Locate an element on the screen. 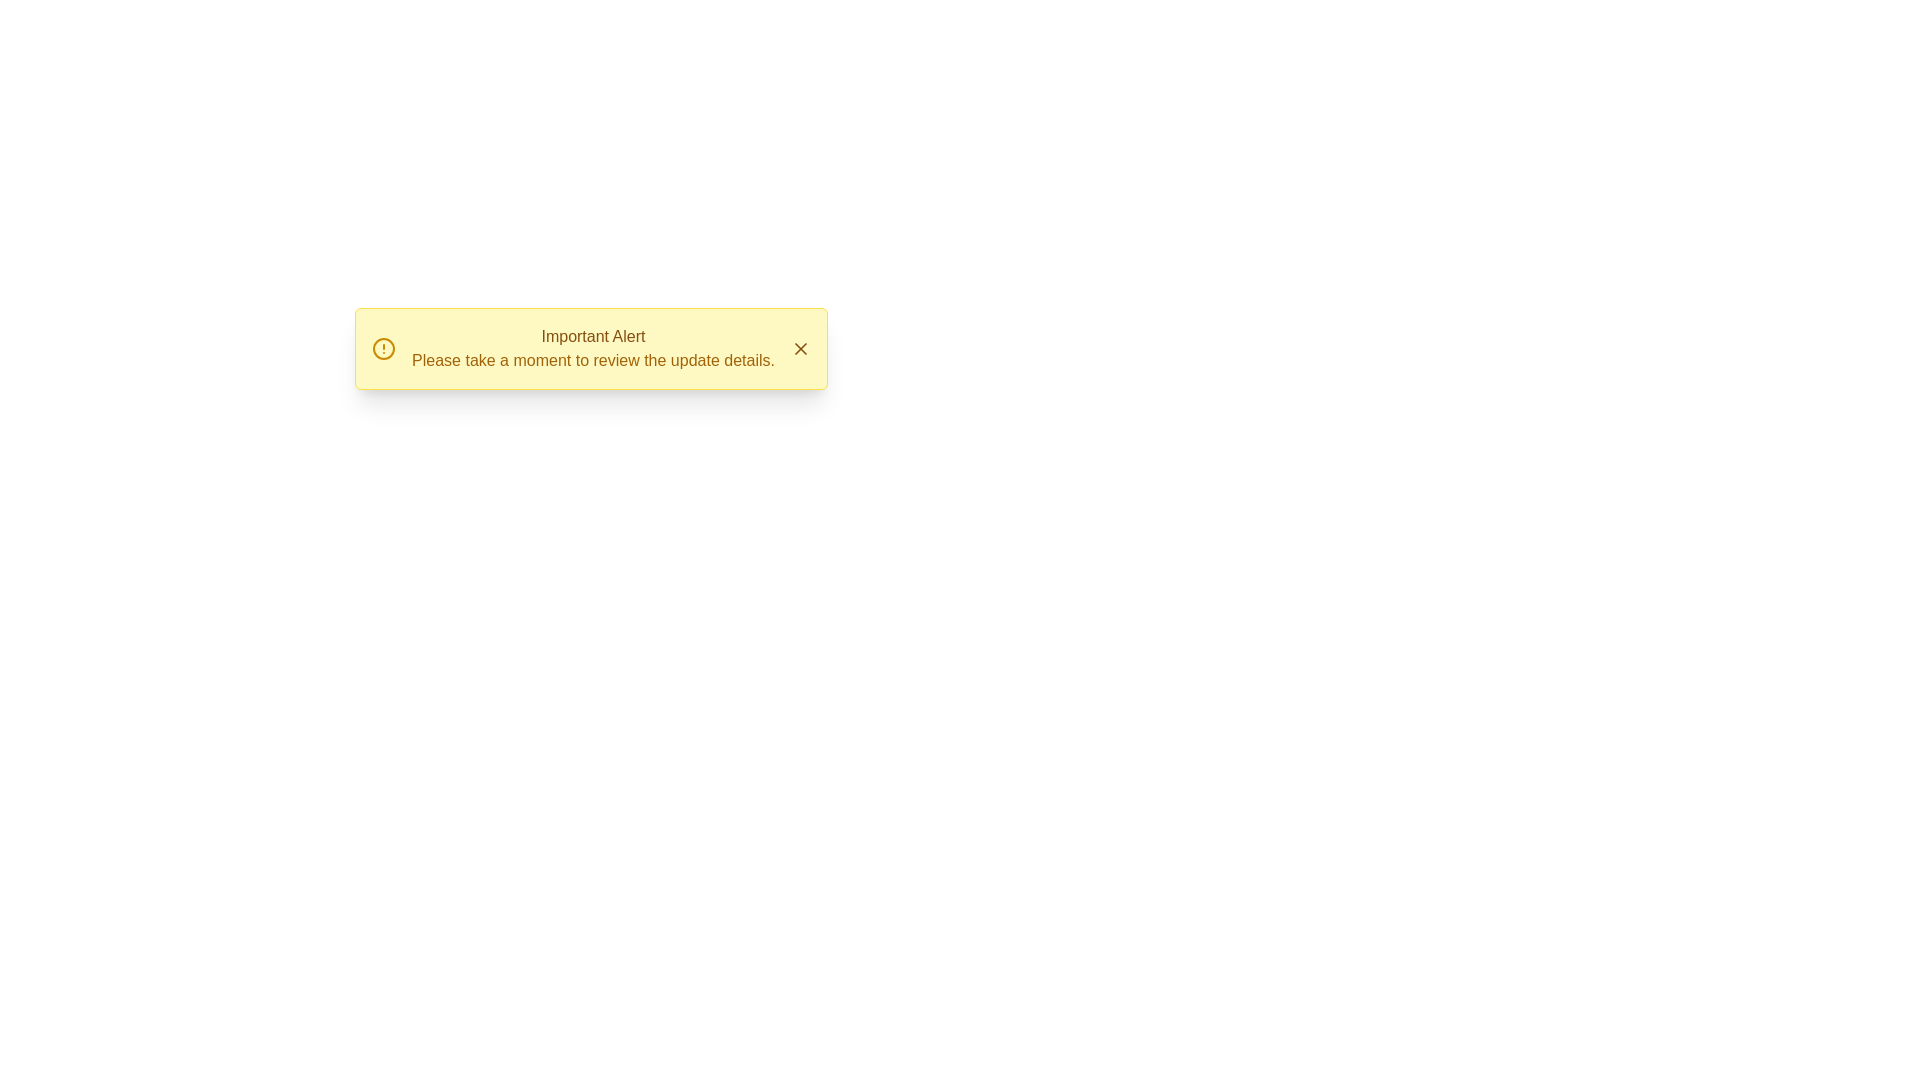 Image resolution: width=1920 pixels, height=1080 pixels. the icon to focus on it for further visual details is located at coordinates (384, 347).